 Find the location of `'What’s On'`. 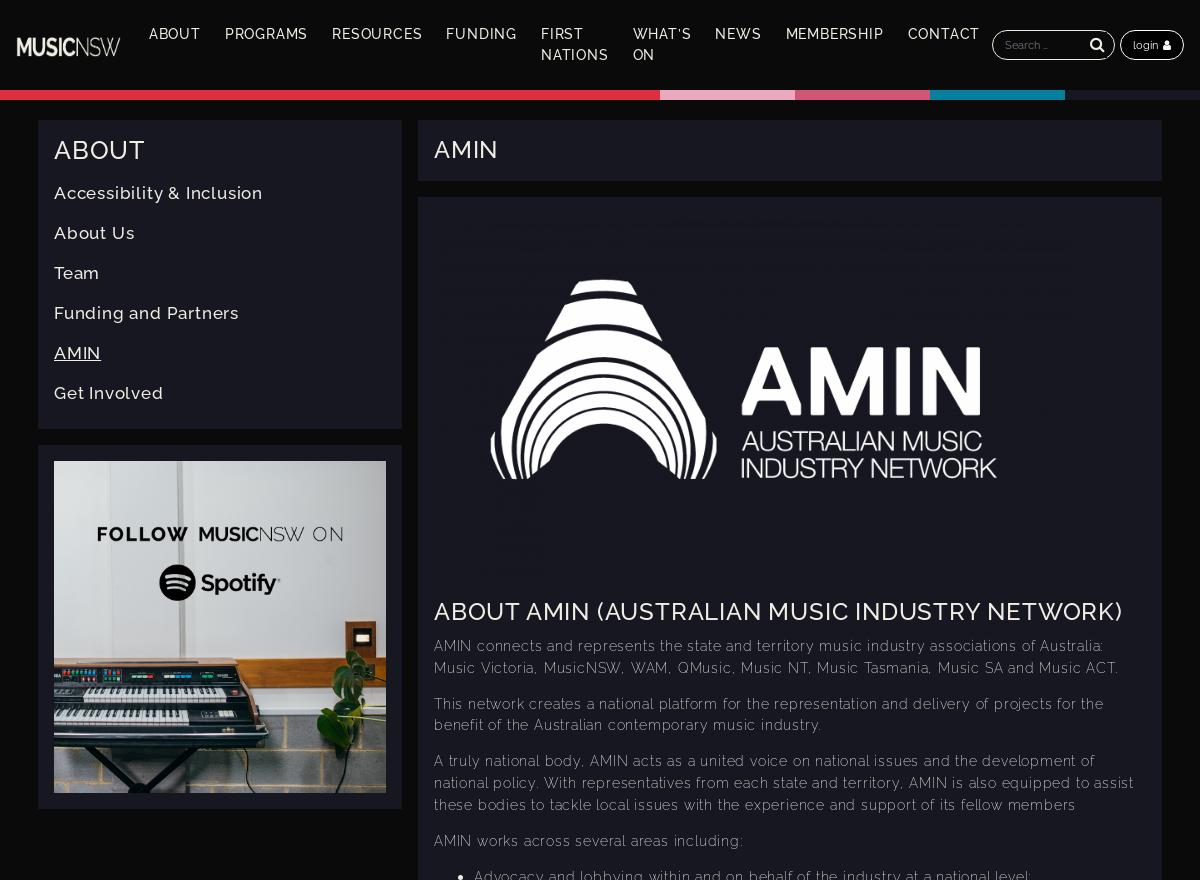

'What’s On' is located at coordinates (661, 44).